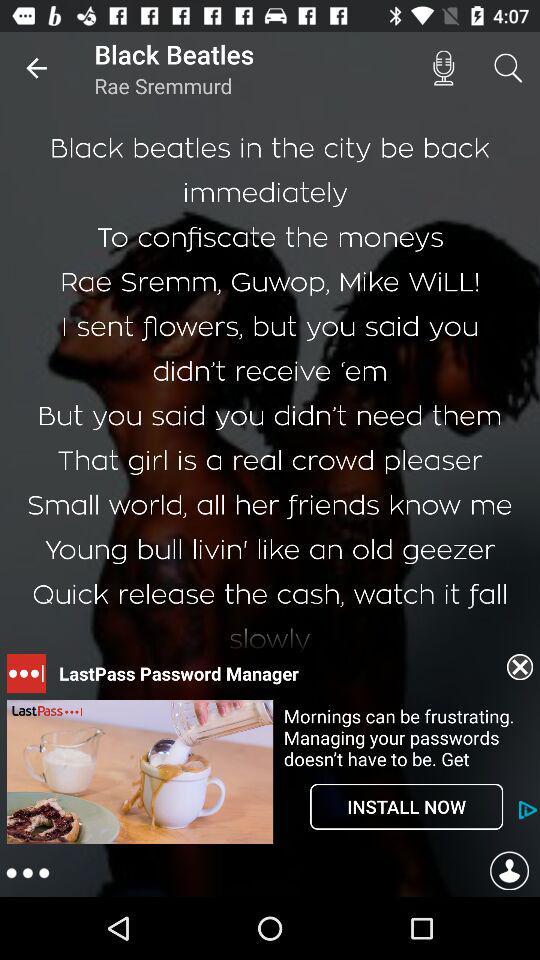 This screenshot has width=540, height=960. What do you see at coordinates (509, 872) in the screenshot?
I see `the avatar icon` at bounding box center [509, 872].